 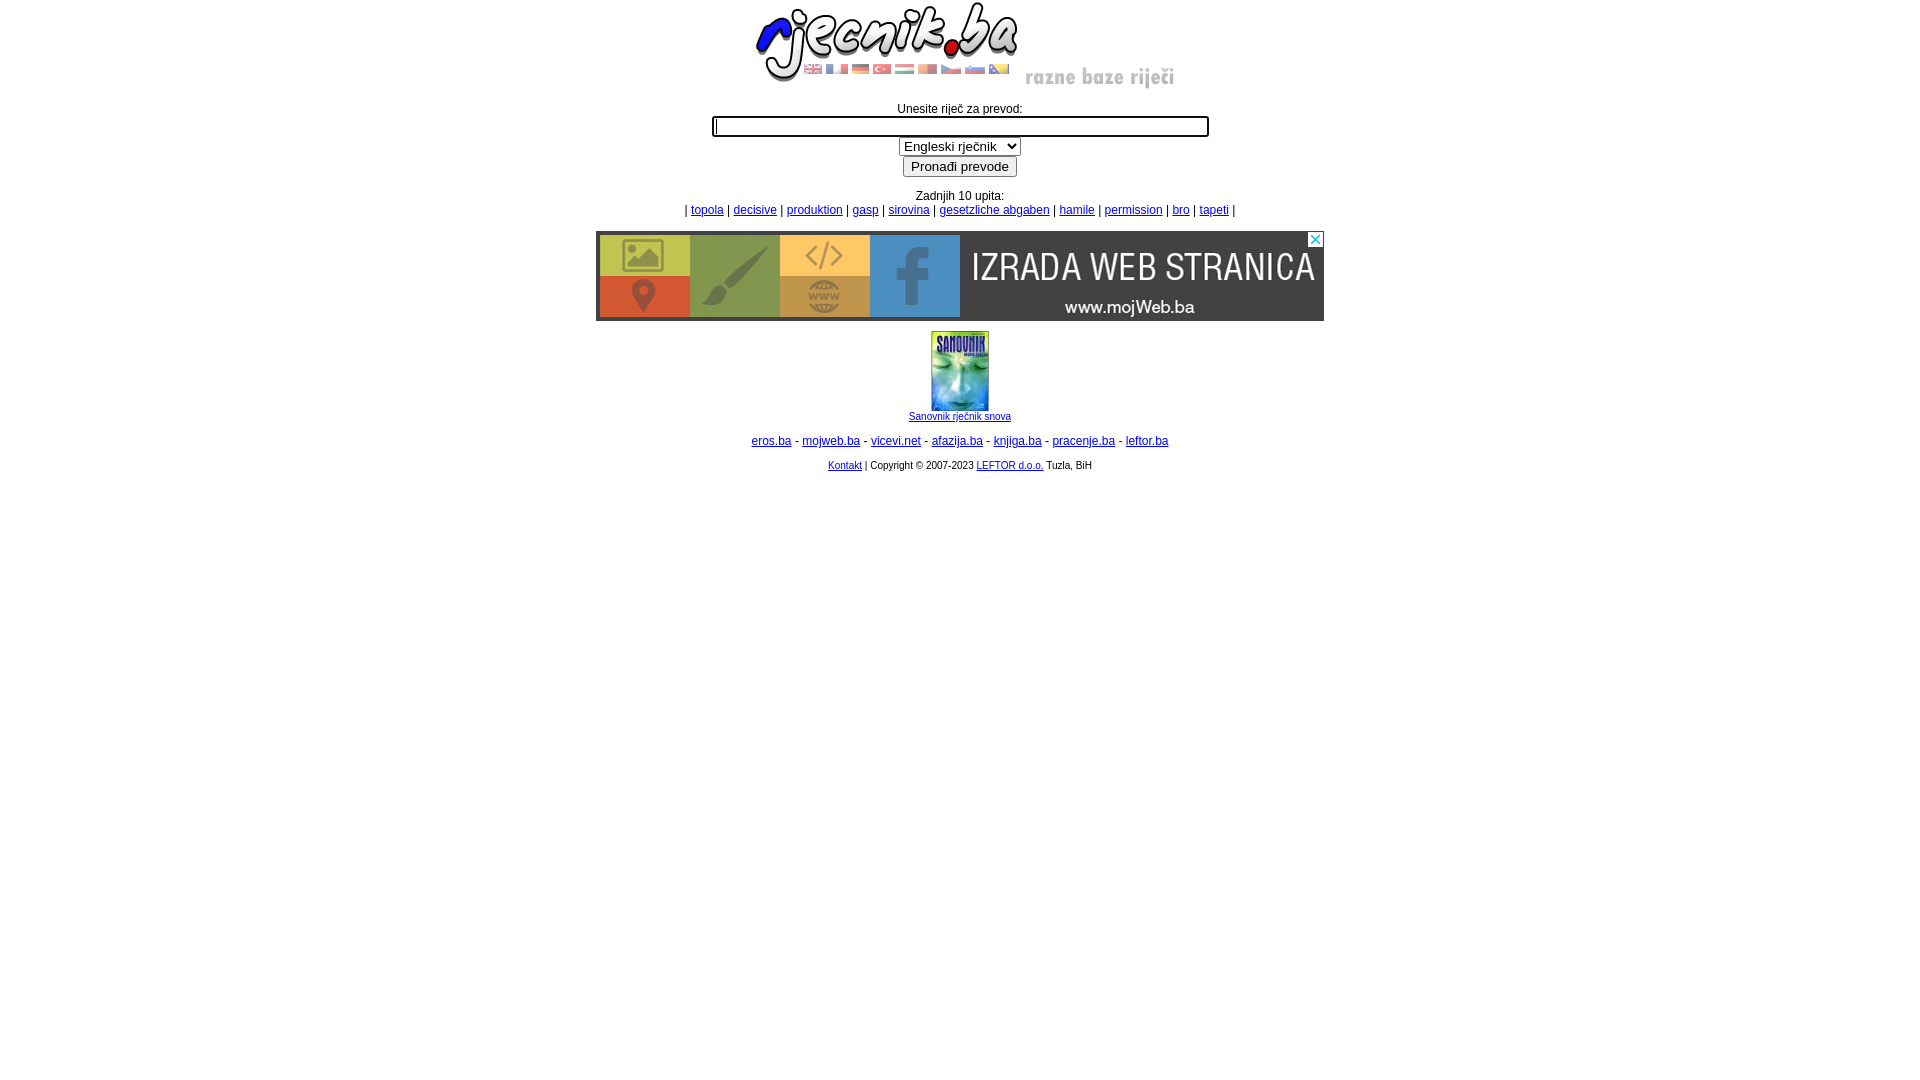 I want to click on 'decisive', so click(x=754, y=209).